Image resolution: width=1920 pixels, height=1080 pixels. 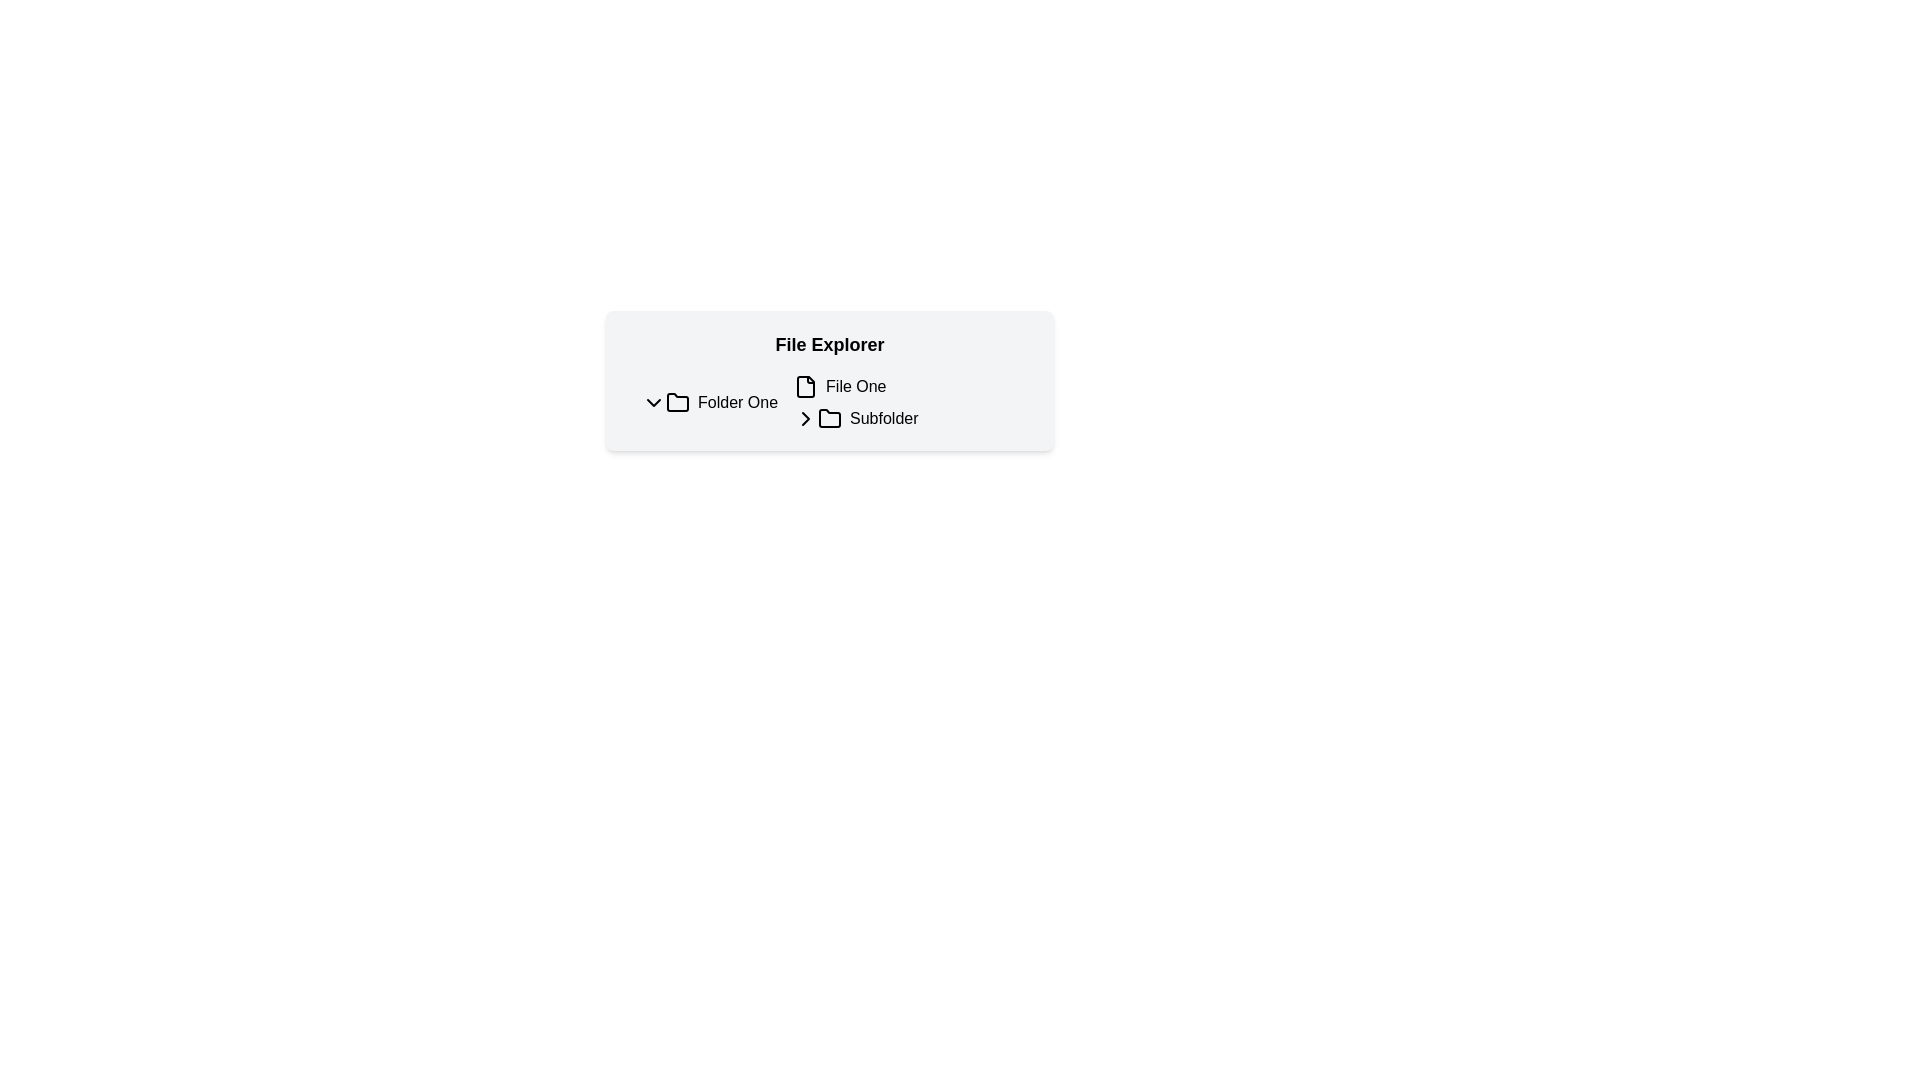 What do you see at coordinates (830, 343) in the screenshot?
I see `the 'File Explorer' text label, which is styled in bold and larger size, positioned at the top center of the file navigation interface` at bounding box center [830, 343].